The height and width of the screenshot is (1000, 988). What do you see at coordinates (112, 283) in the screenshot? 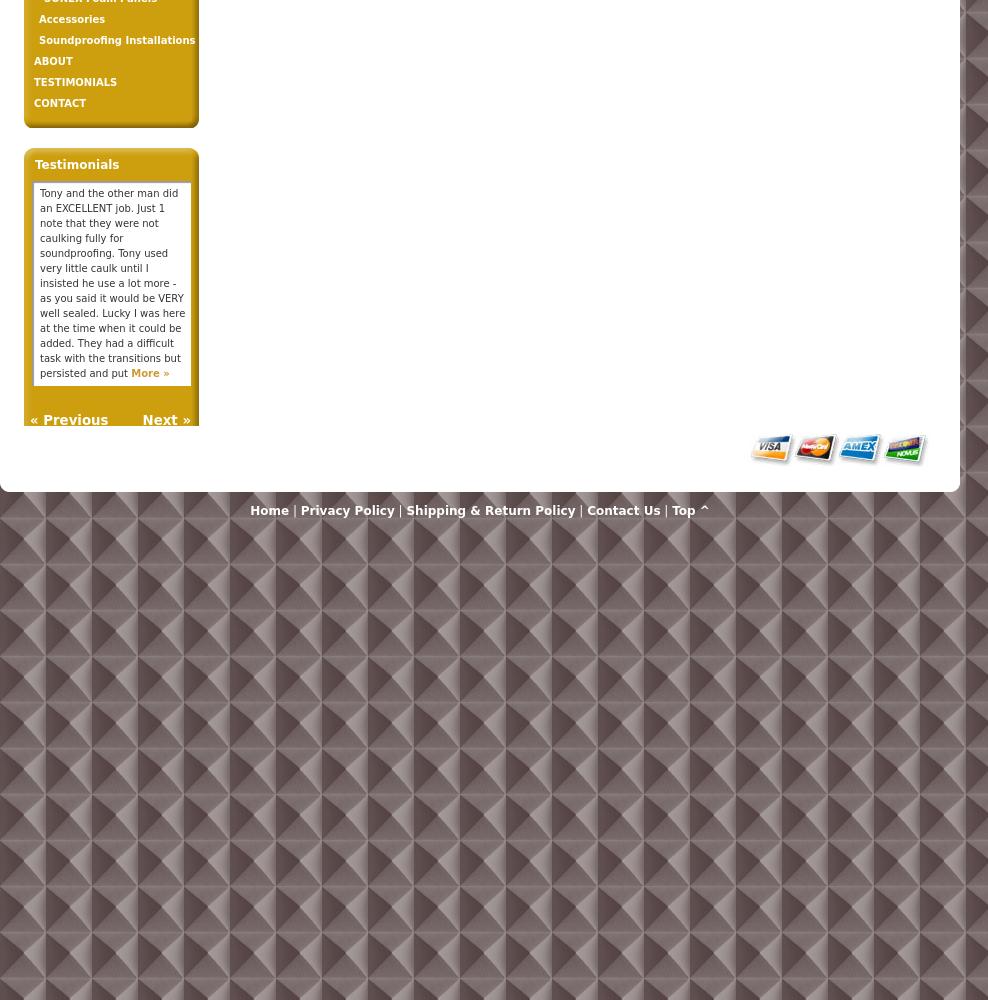
I see `'Tony and the other man did an EXCELLENT job. Just 1 note that they were not caulking fully for soundproofing. Tony used very little caulk until I insisted he use a lot more - as you said it would be VERY well sealed. Lucky I was here at the time when it could be added. They had a difficult task with the transitions but persisted and put'` at bounding box center [112, 283].